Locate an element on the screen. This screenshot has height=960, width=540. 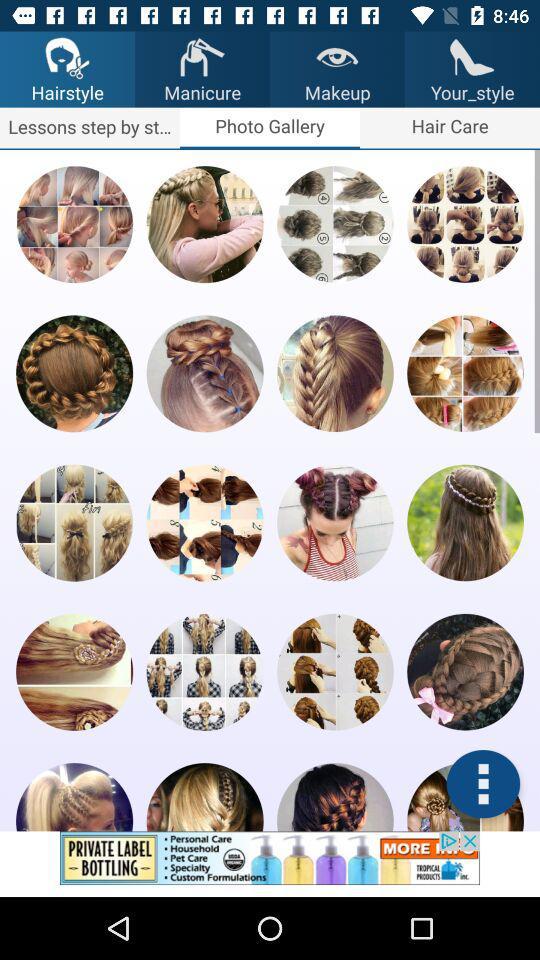
opens this nail style is located at coordinates (335, 521).